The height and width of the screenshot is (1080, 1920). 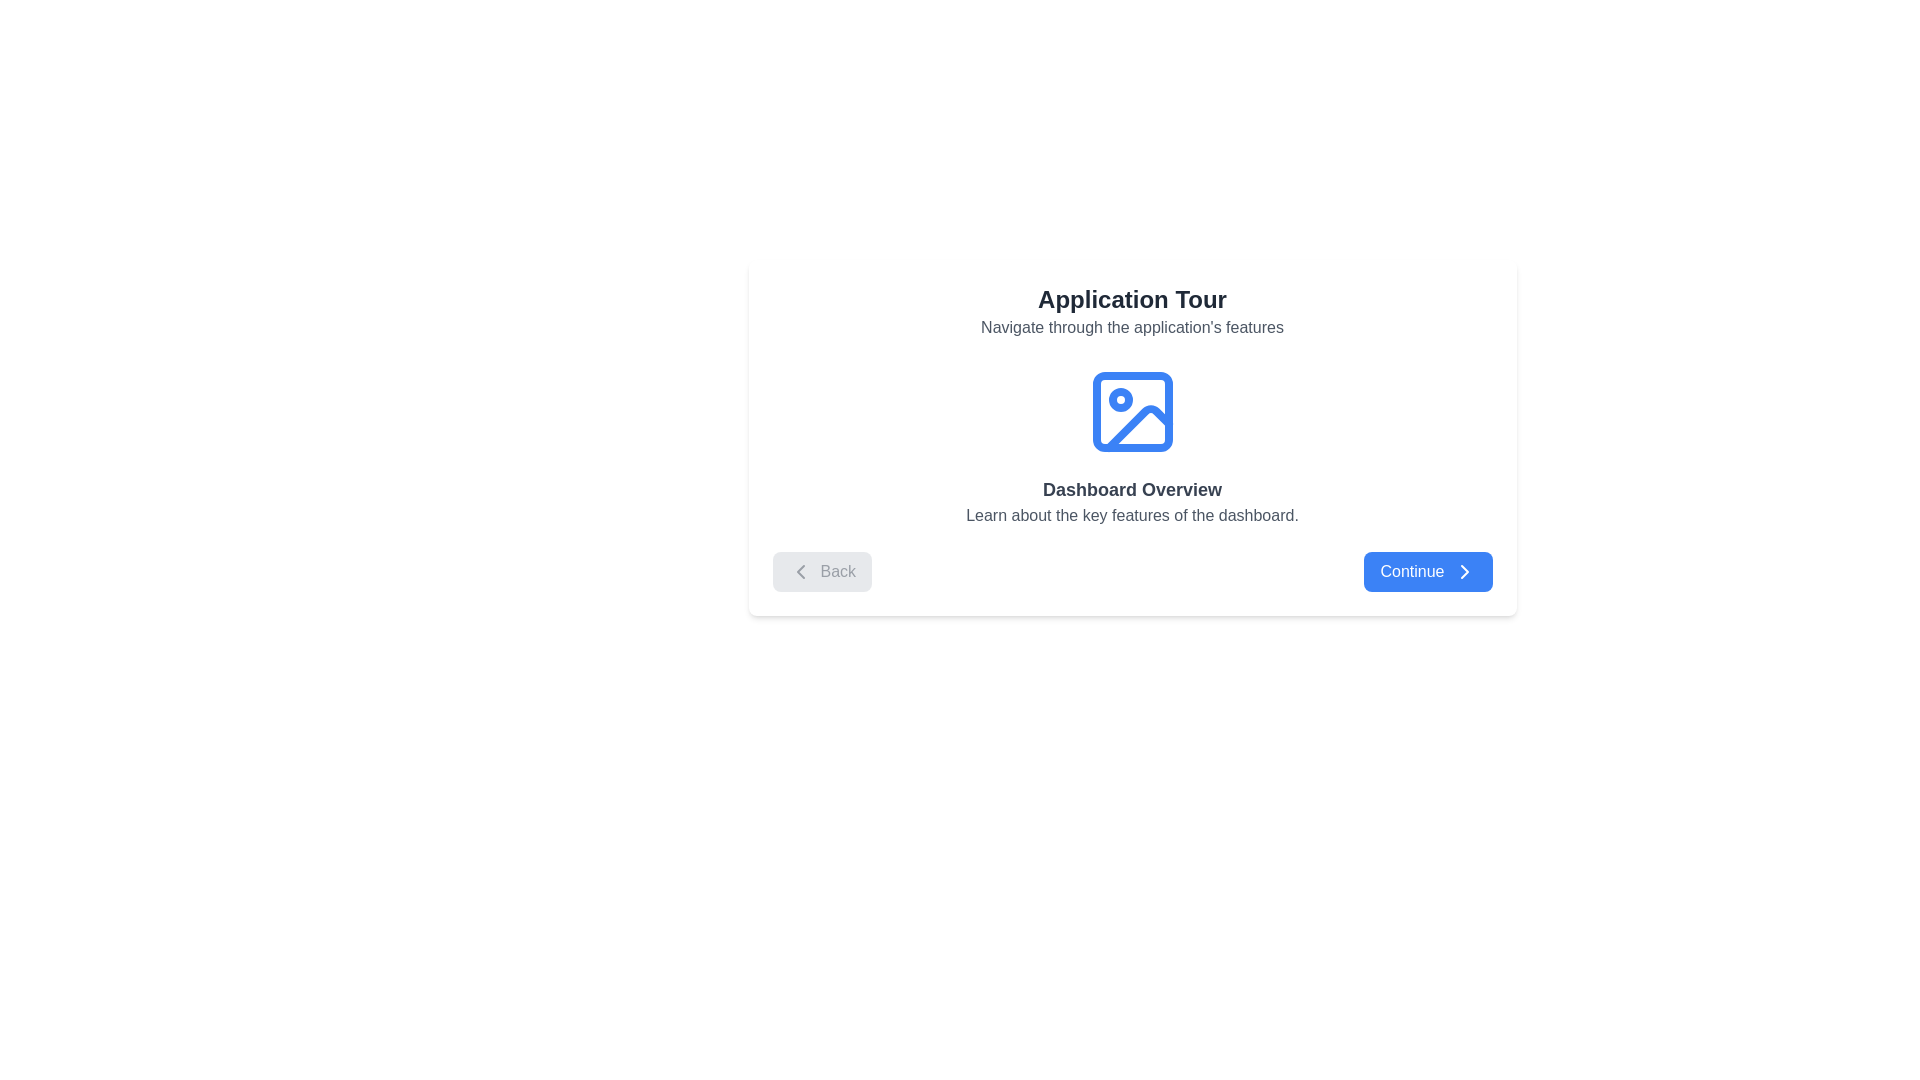 I want to click on the static text element that serves as the title, positioned at the top of the centered card-like section, which is directly above the subtitle 'Navigate through the application's features', so click(x=1132, y=300).